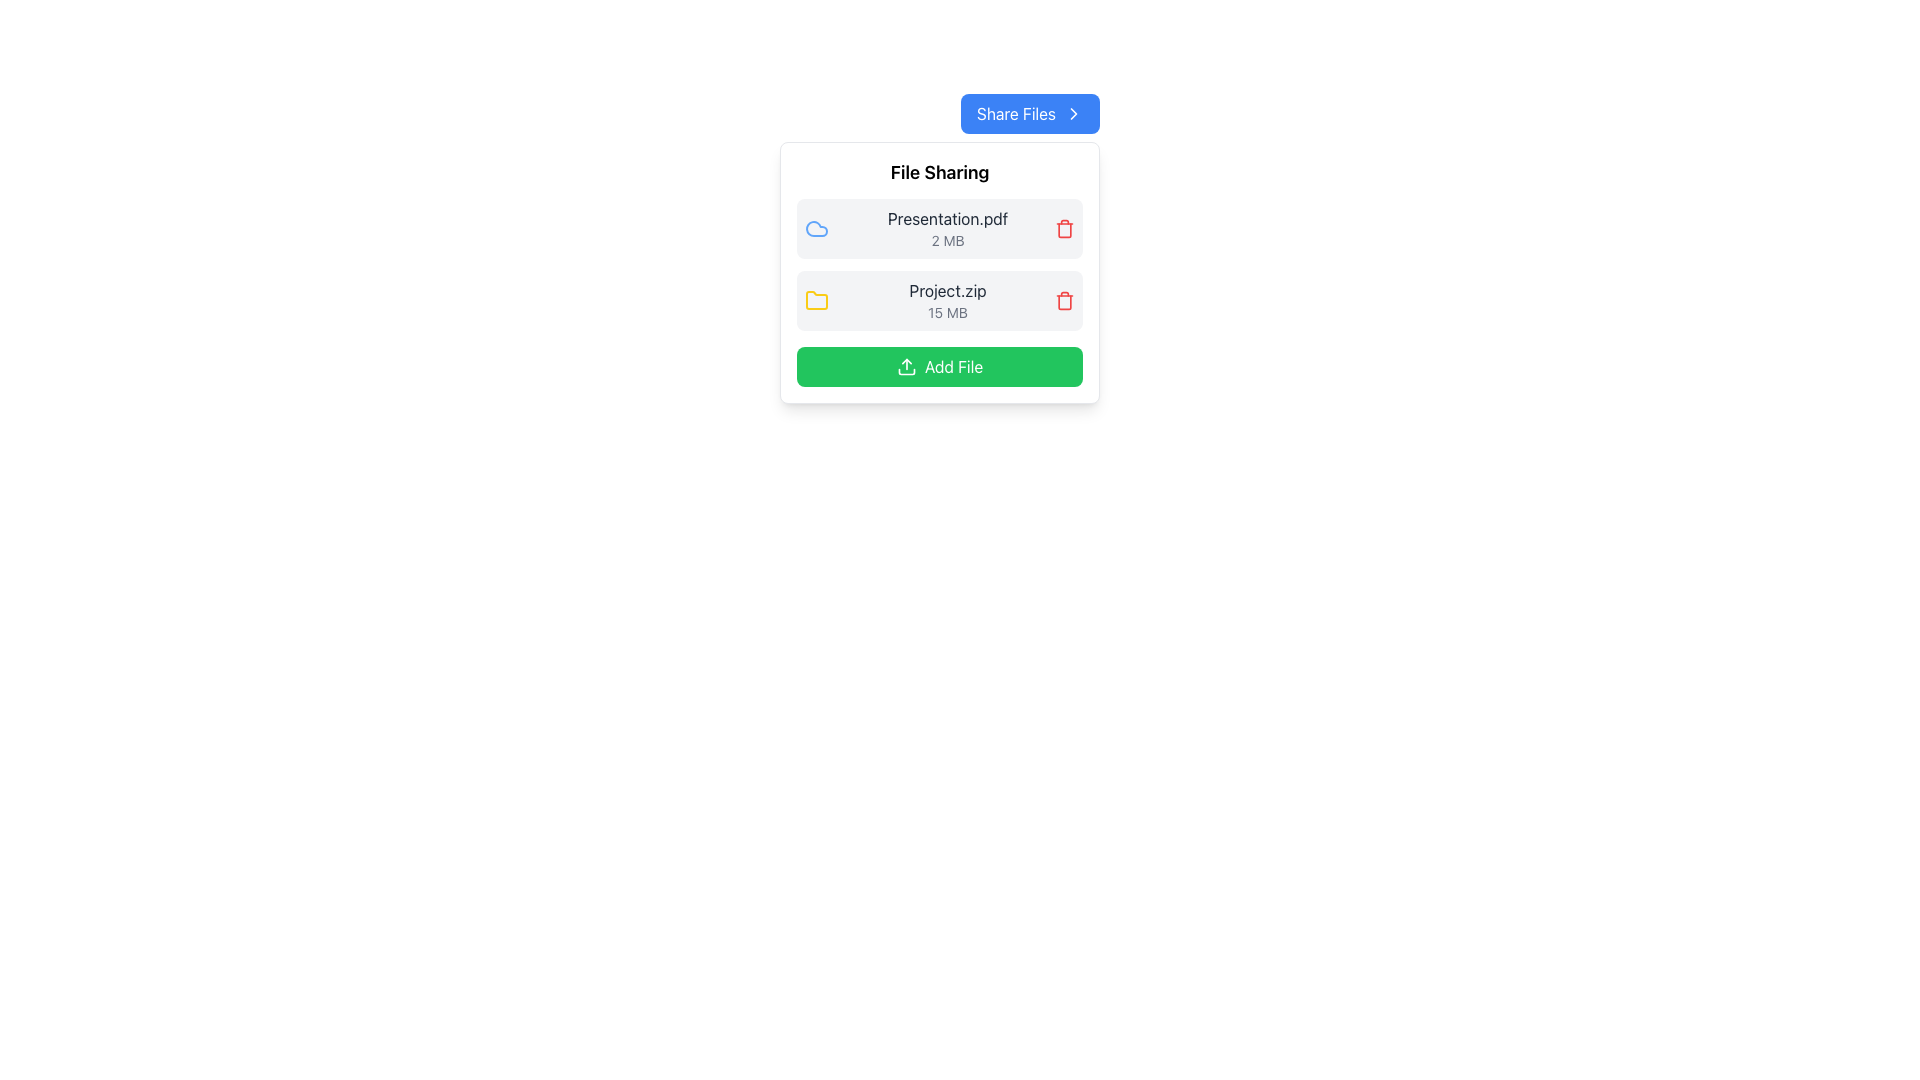 This screenshot has height=1080, width=1920. I want to click on the cloud icon that represents the file type, located to the immediate left of 'Presentation.pdf' and '2 MB' in the file sharing interface, so click(817, 227).